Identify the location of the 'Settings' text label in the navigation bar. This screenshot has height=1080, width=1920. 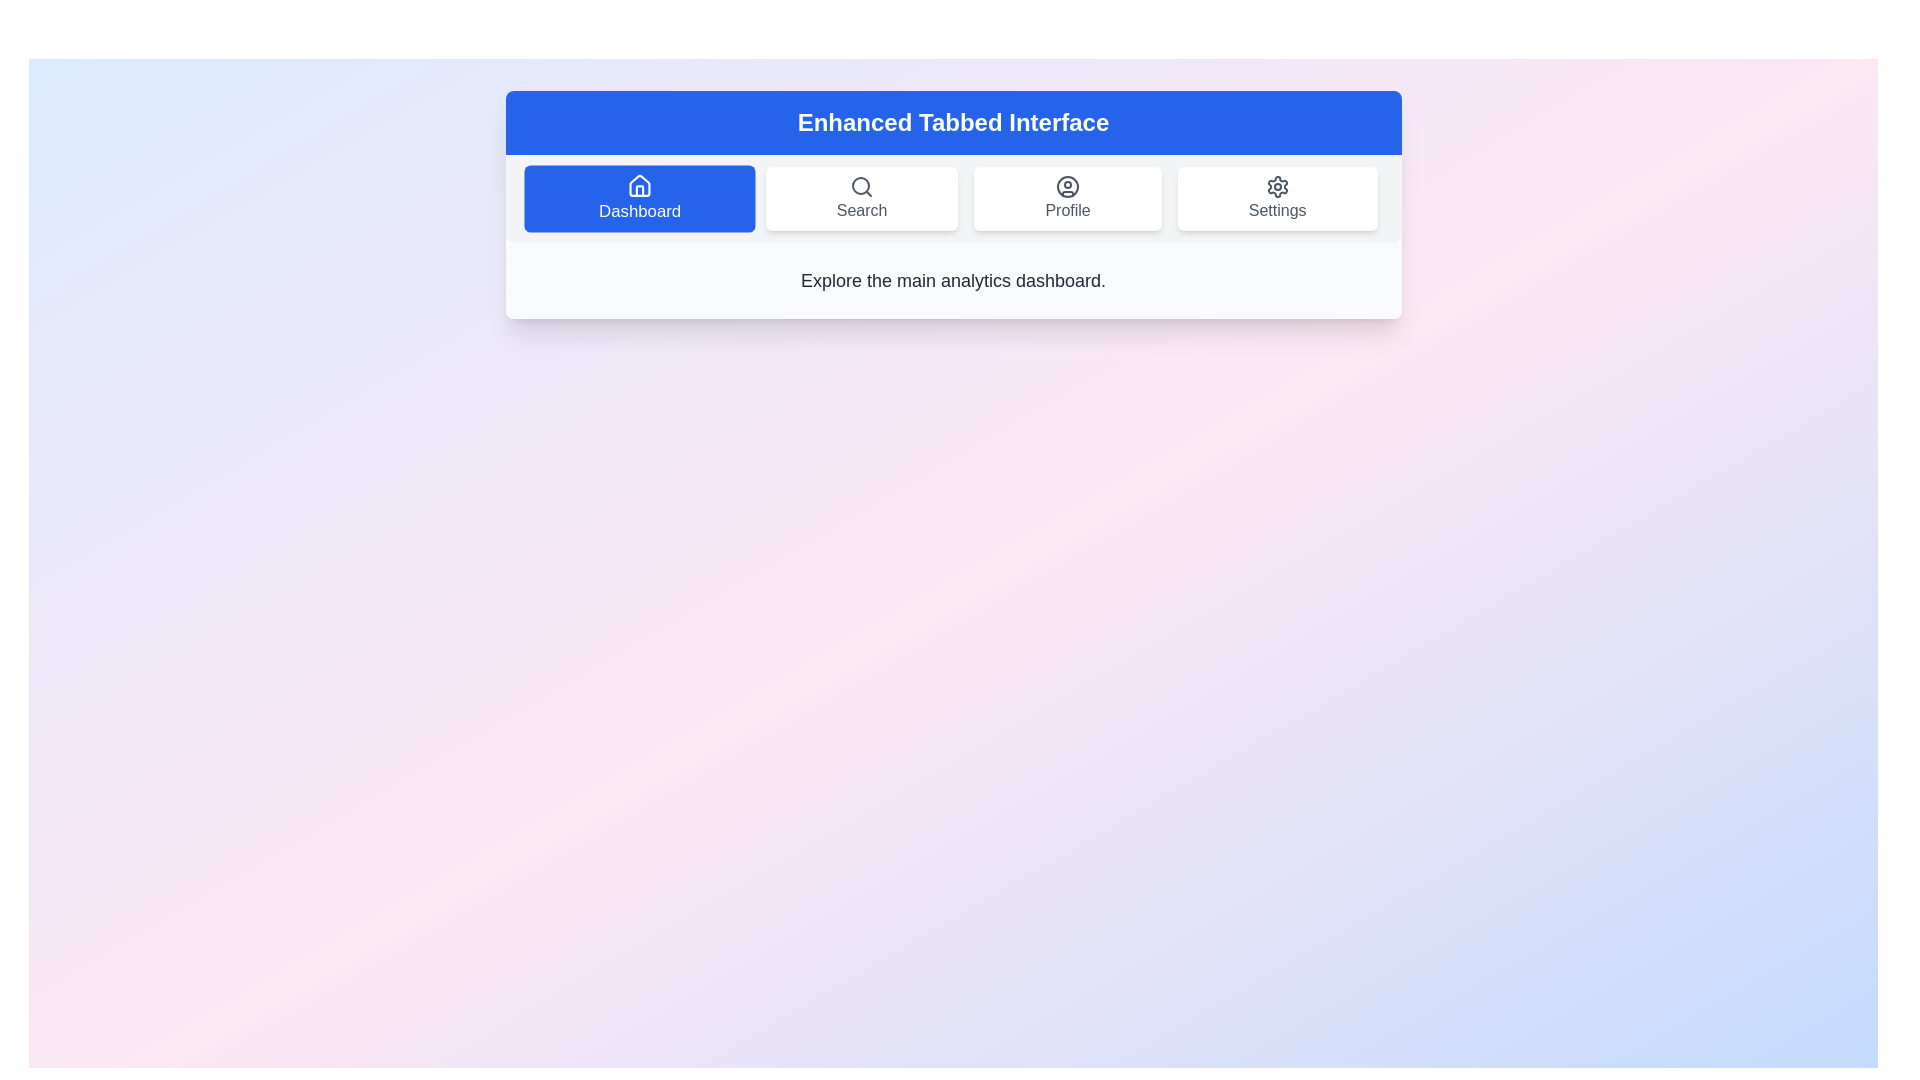
(1276, 211).